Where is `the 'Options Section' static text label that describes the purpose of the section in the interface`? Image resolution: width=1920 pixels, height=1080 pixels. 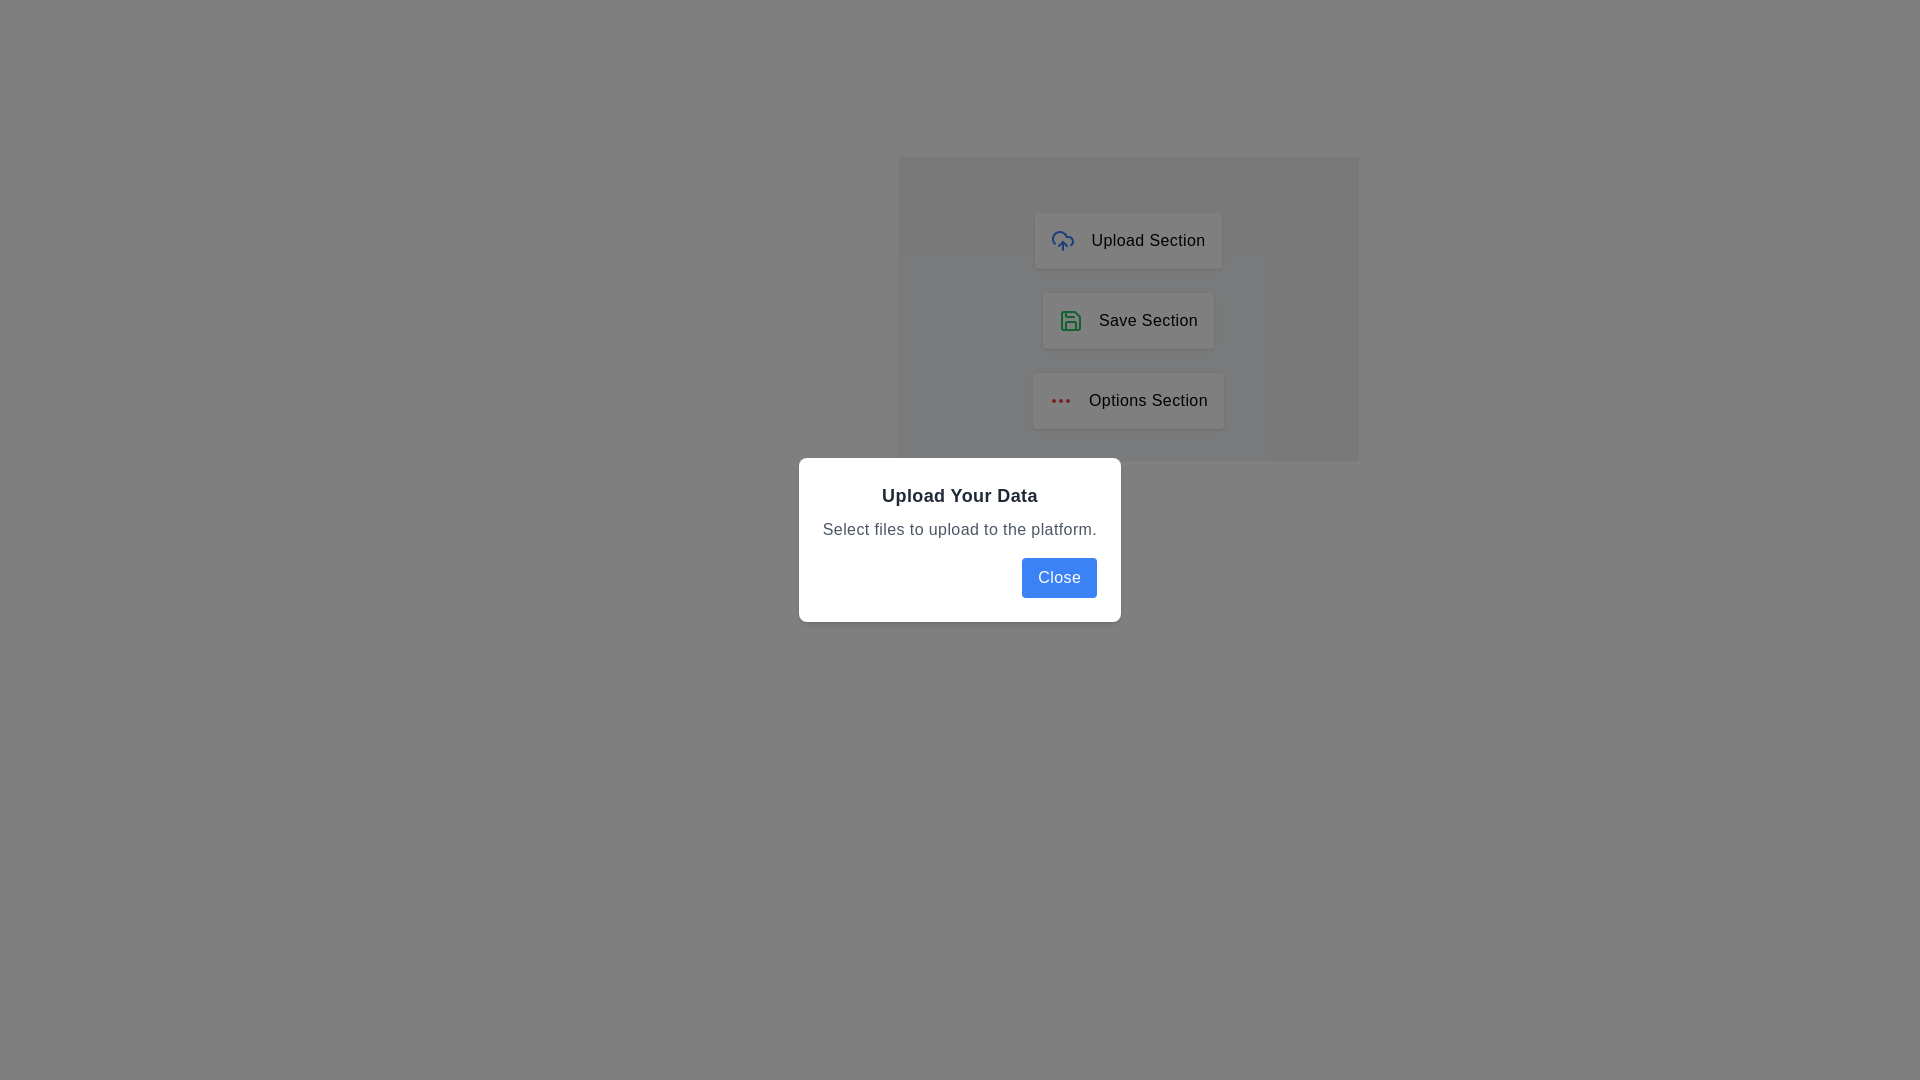 the 'Options Section' static text label that describes the purpose of the section in the interface is located at coordinates (1148, 401).